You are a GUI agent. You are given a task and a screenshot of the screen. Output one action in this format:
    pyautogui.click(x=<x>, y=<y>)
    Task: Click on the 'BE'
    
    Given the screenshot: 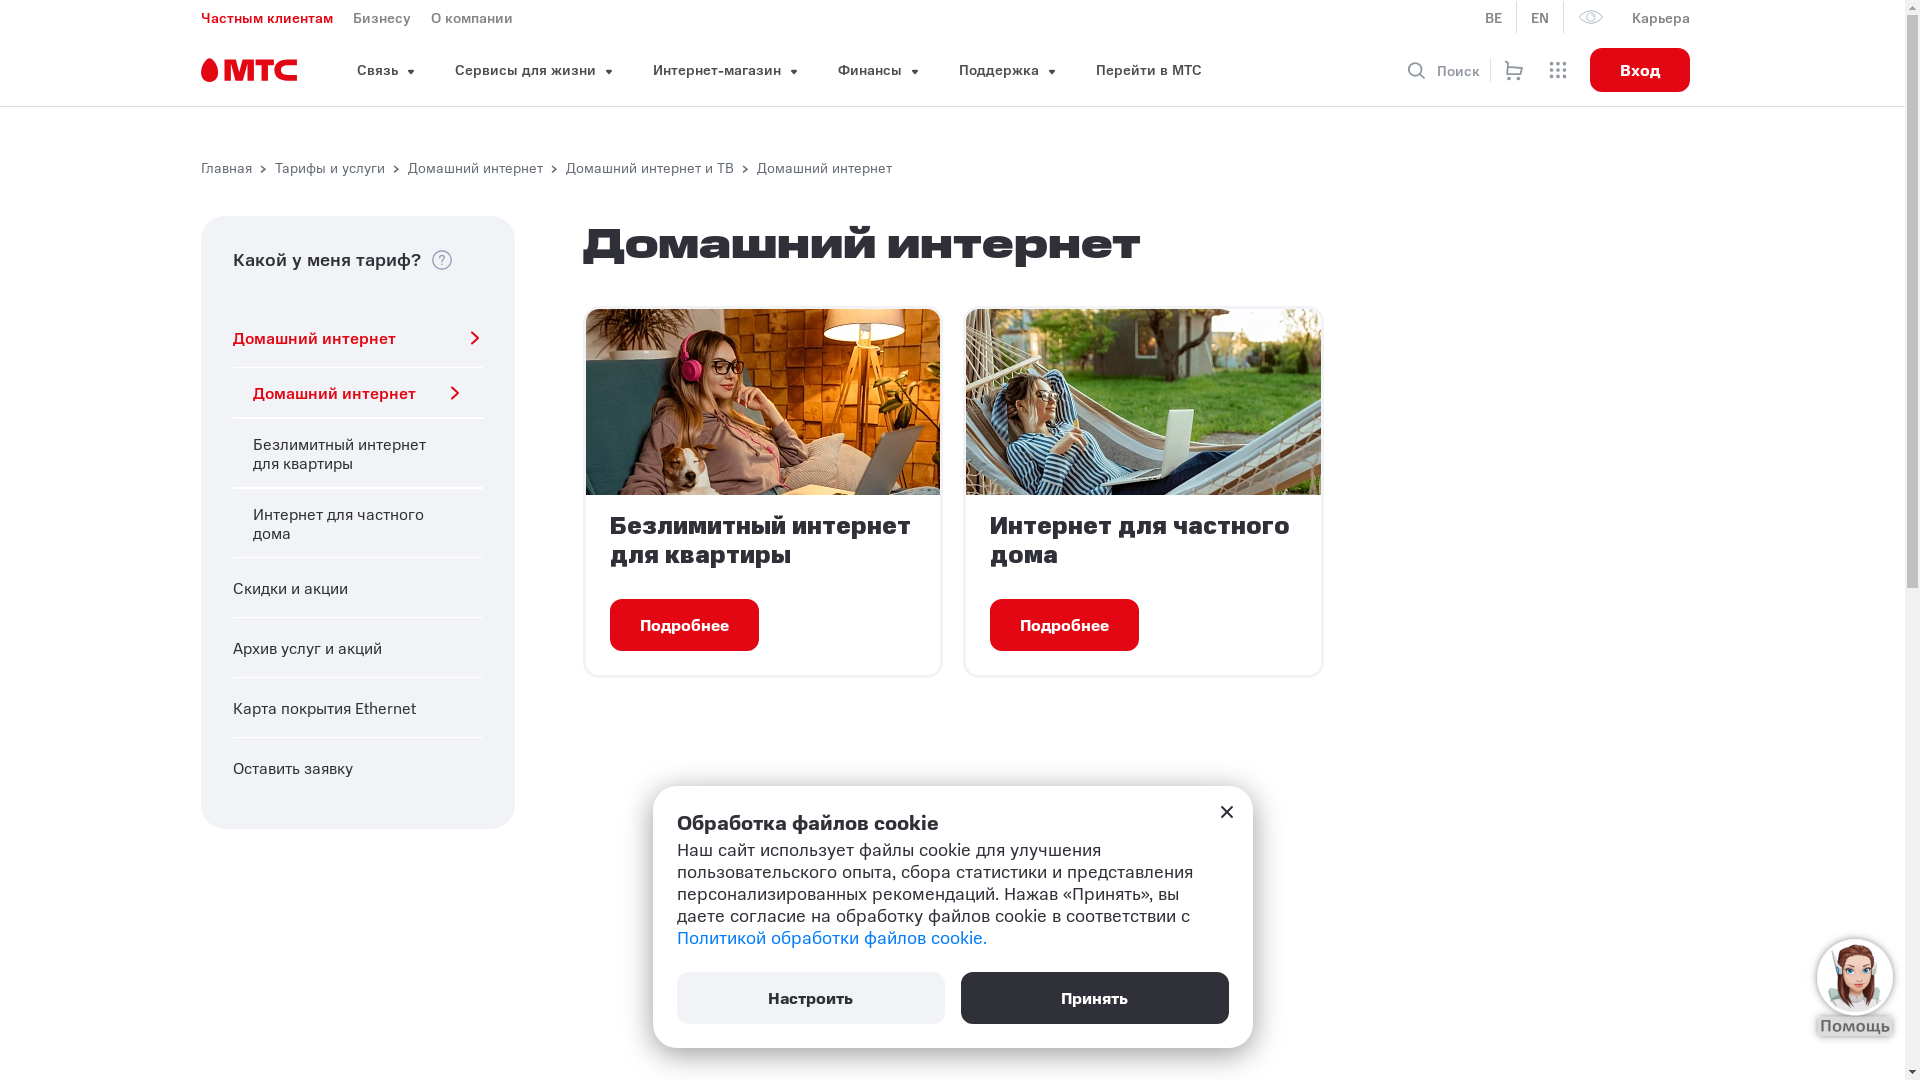 What is the action you would take?
    pyautogui.click(x=1493, y=16)
    